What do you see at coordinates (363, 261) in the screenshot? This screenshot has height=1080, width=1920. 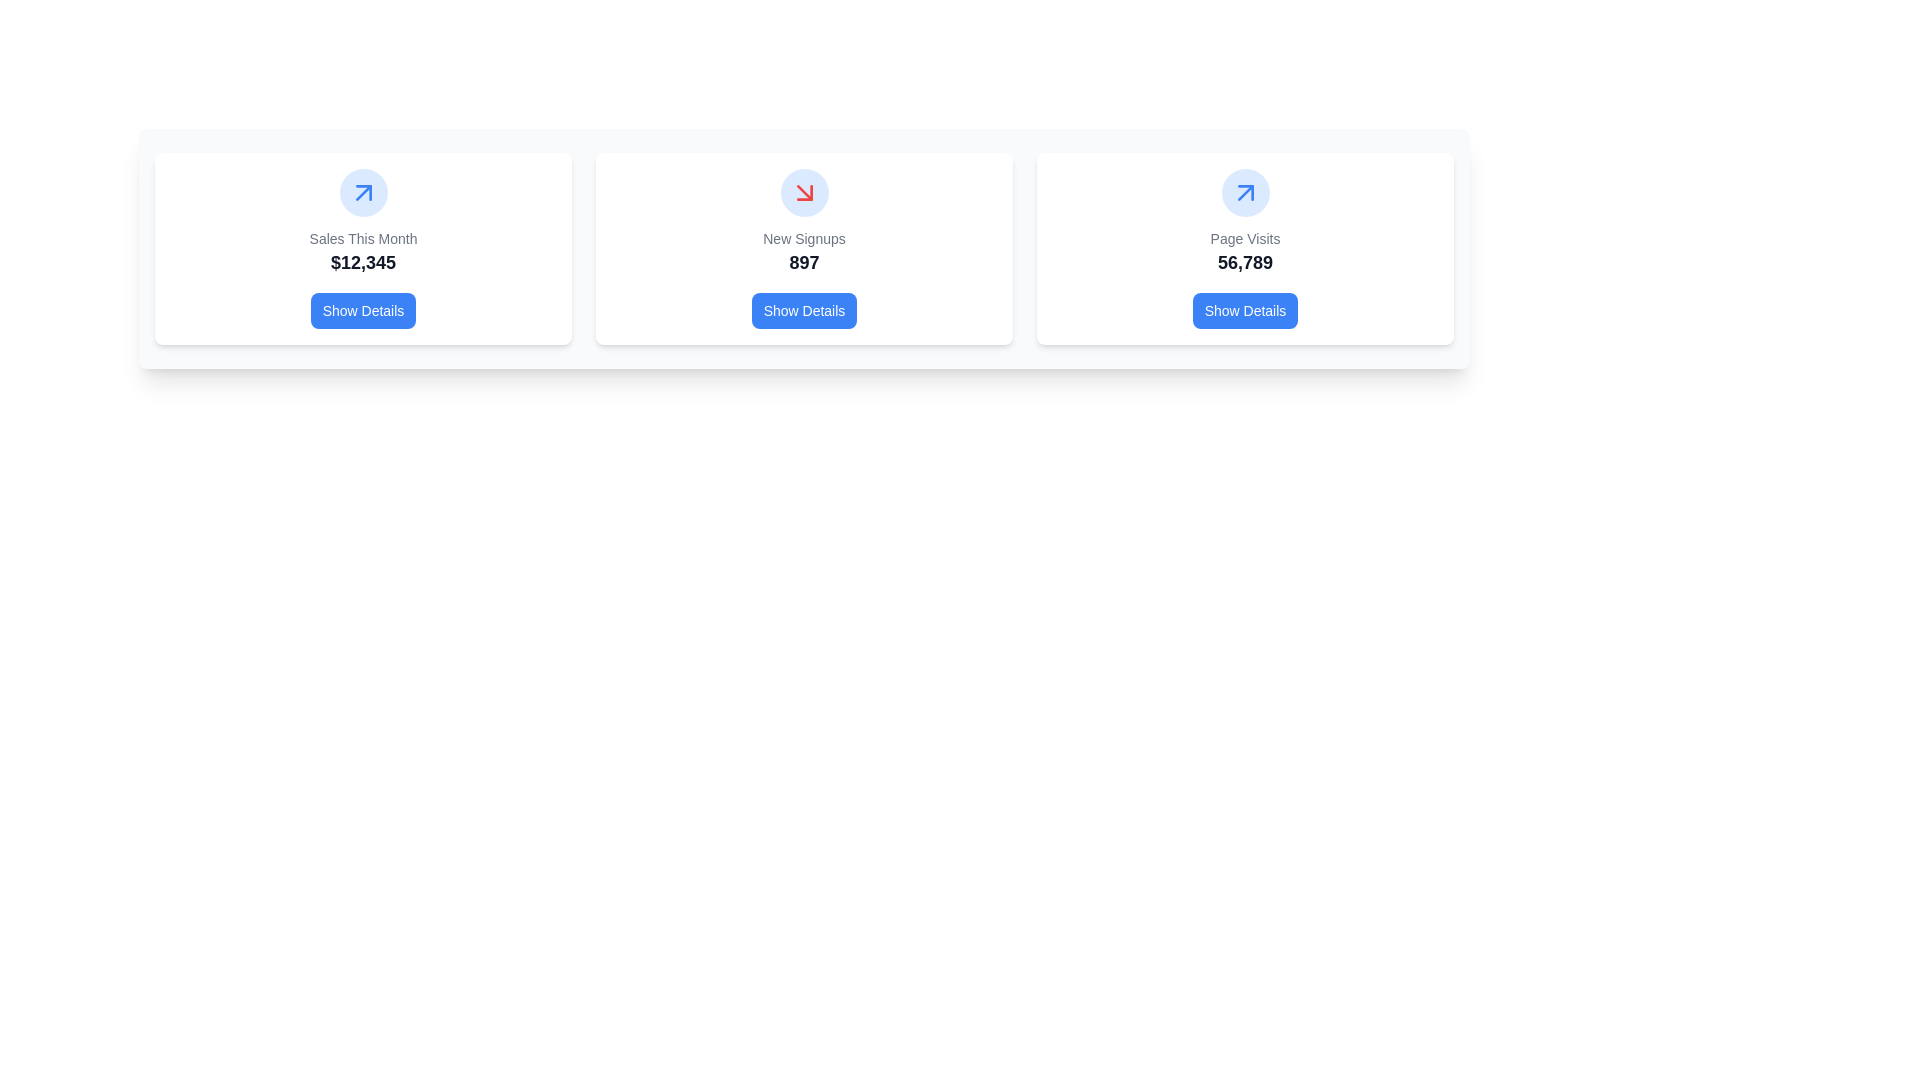 I see `displayed value of the text element showing the bold number '$12,345' in dark gray color, which is centrally aligned below 'Sales This Month' and above 'Show Details'` at bounding box center [363, 261].